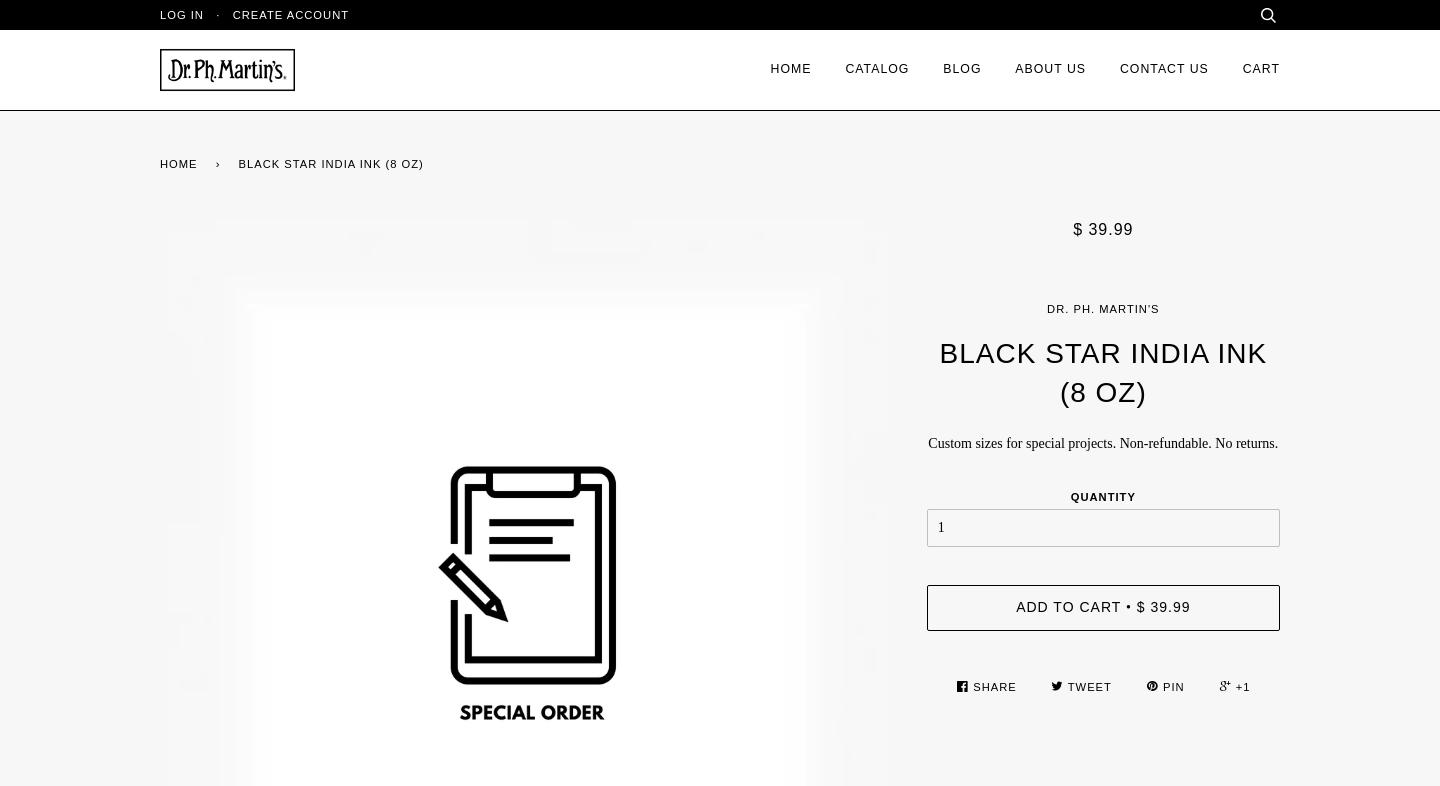 The image size is (1440, 786). Describe the element at coordinates (289, 14) in the screenshot. I see `'Create account'` at that location.